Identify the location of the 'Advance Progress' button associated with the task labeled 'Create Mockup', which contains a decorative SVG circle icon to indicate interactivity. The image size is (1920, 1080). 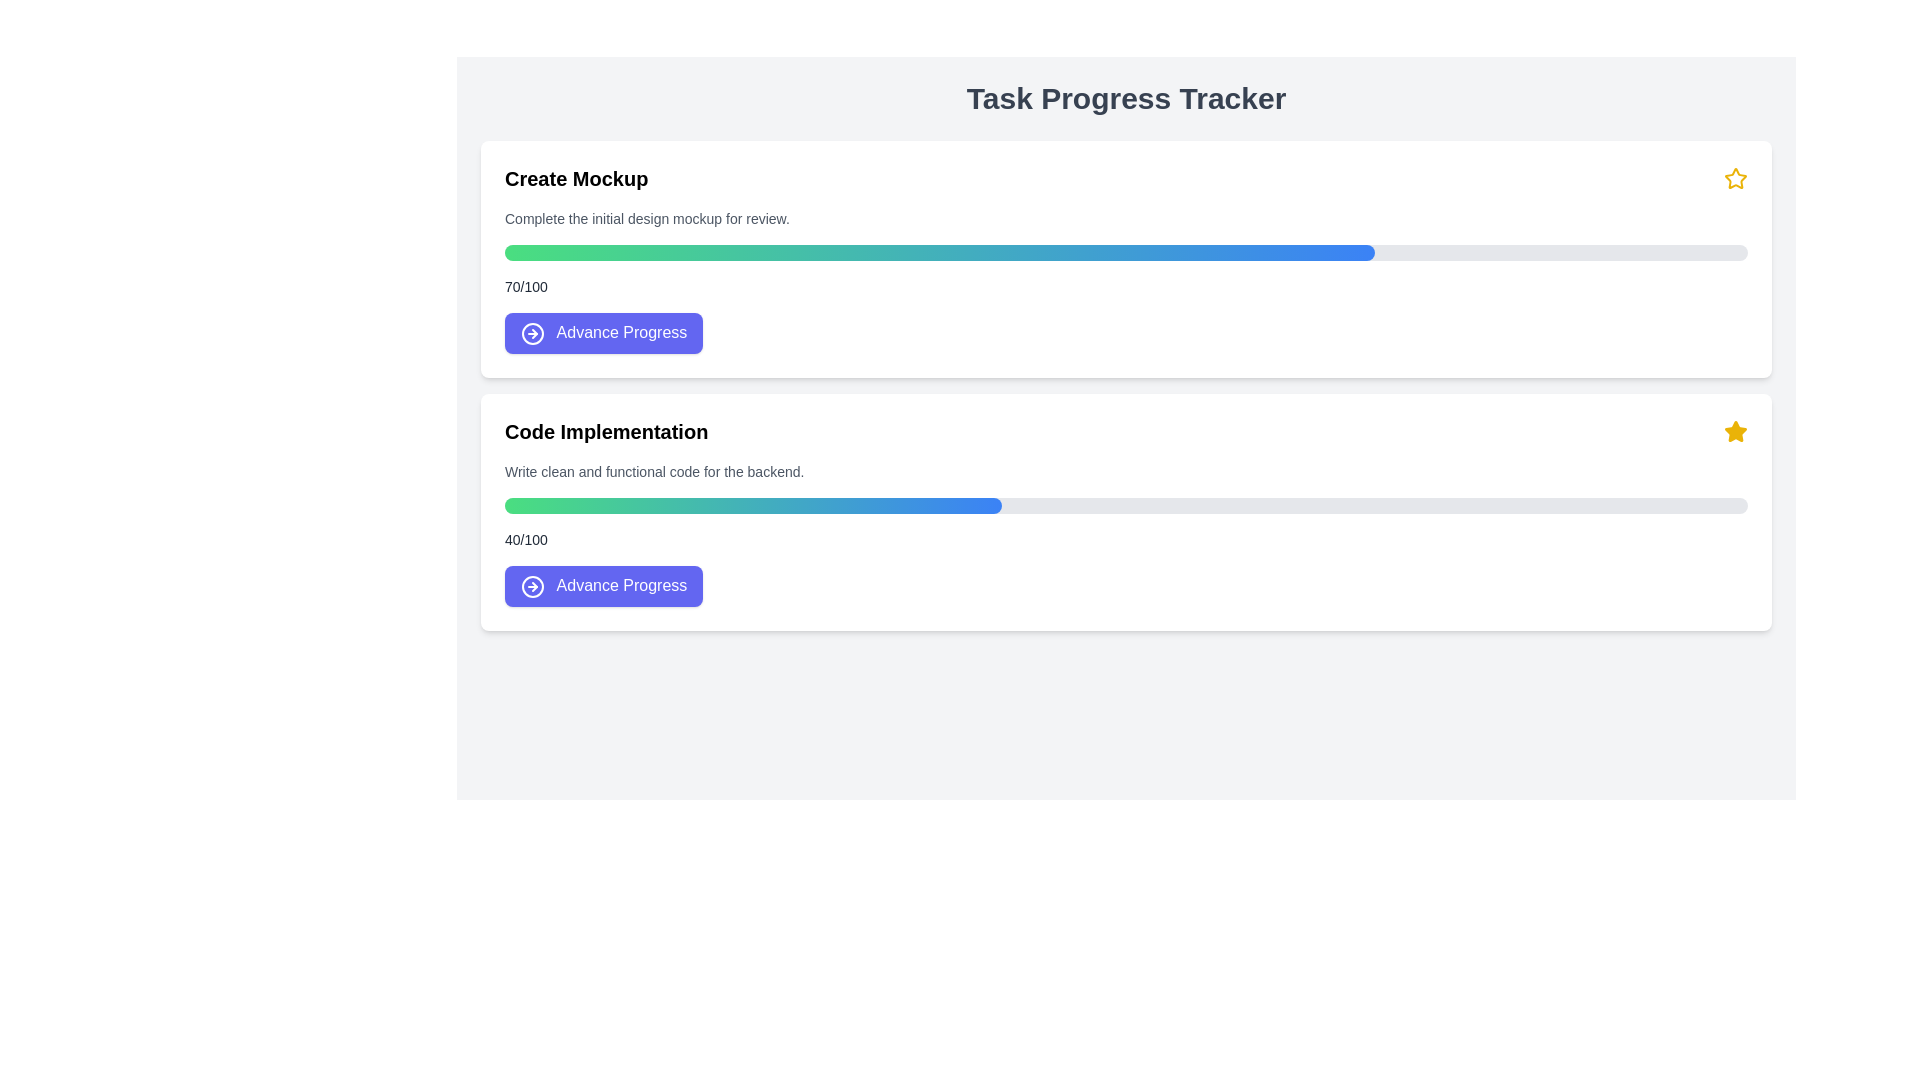
(532, 331).